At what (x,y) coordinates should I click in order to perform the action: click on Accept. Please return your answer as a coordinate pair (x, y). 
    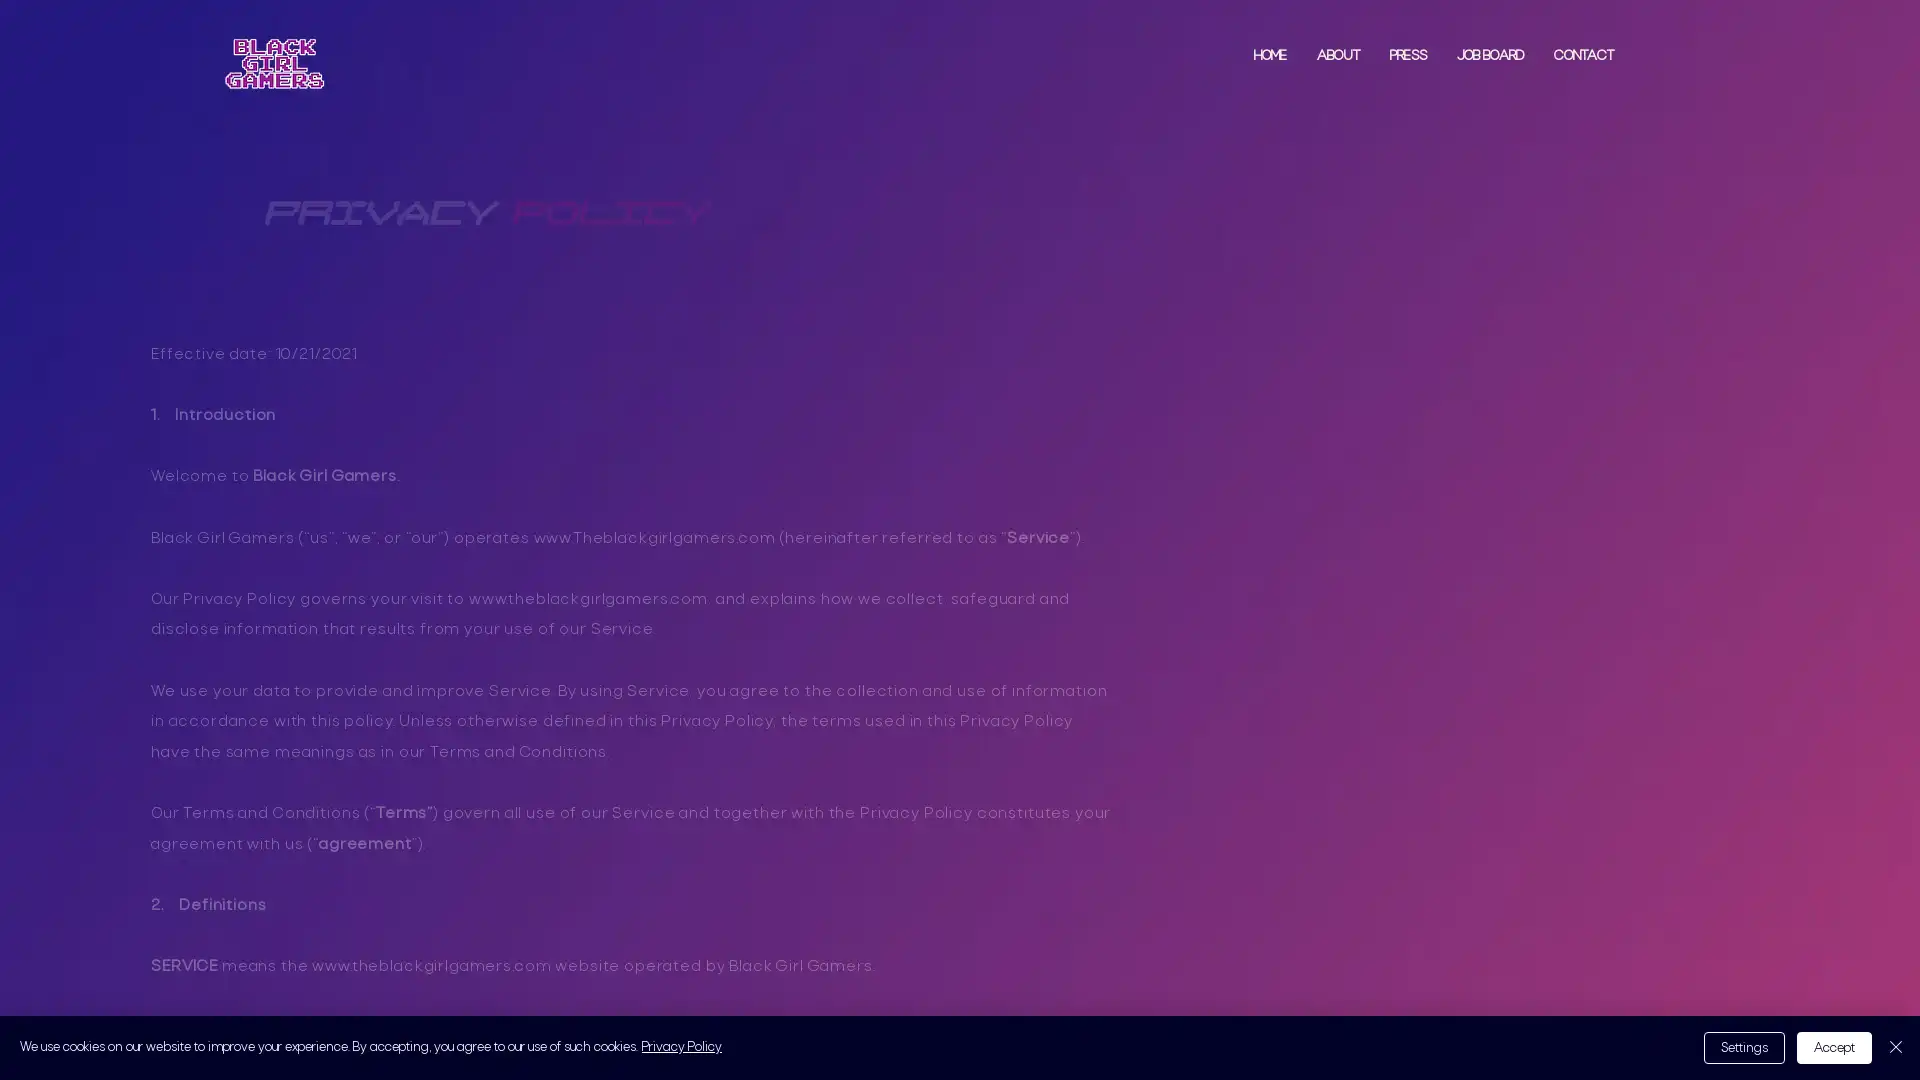
    Looking at the image, I should click on (1834, 1047).